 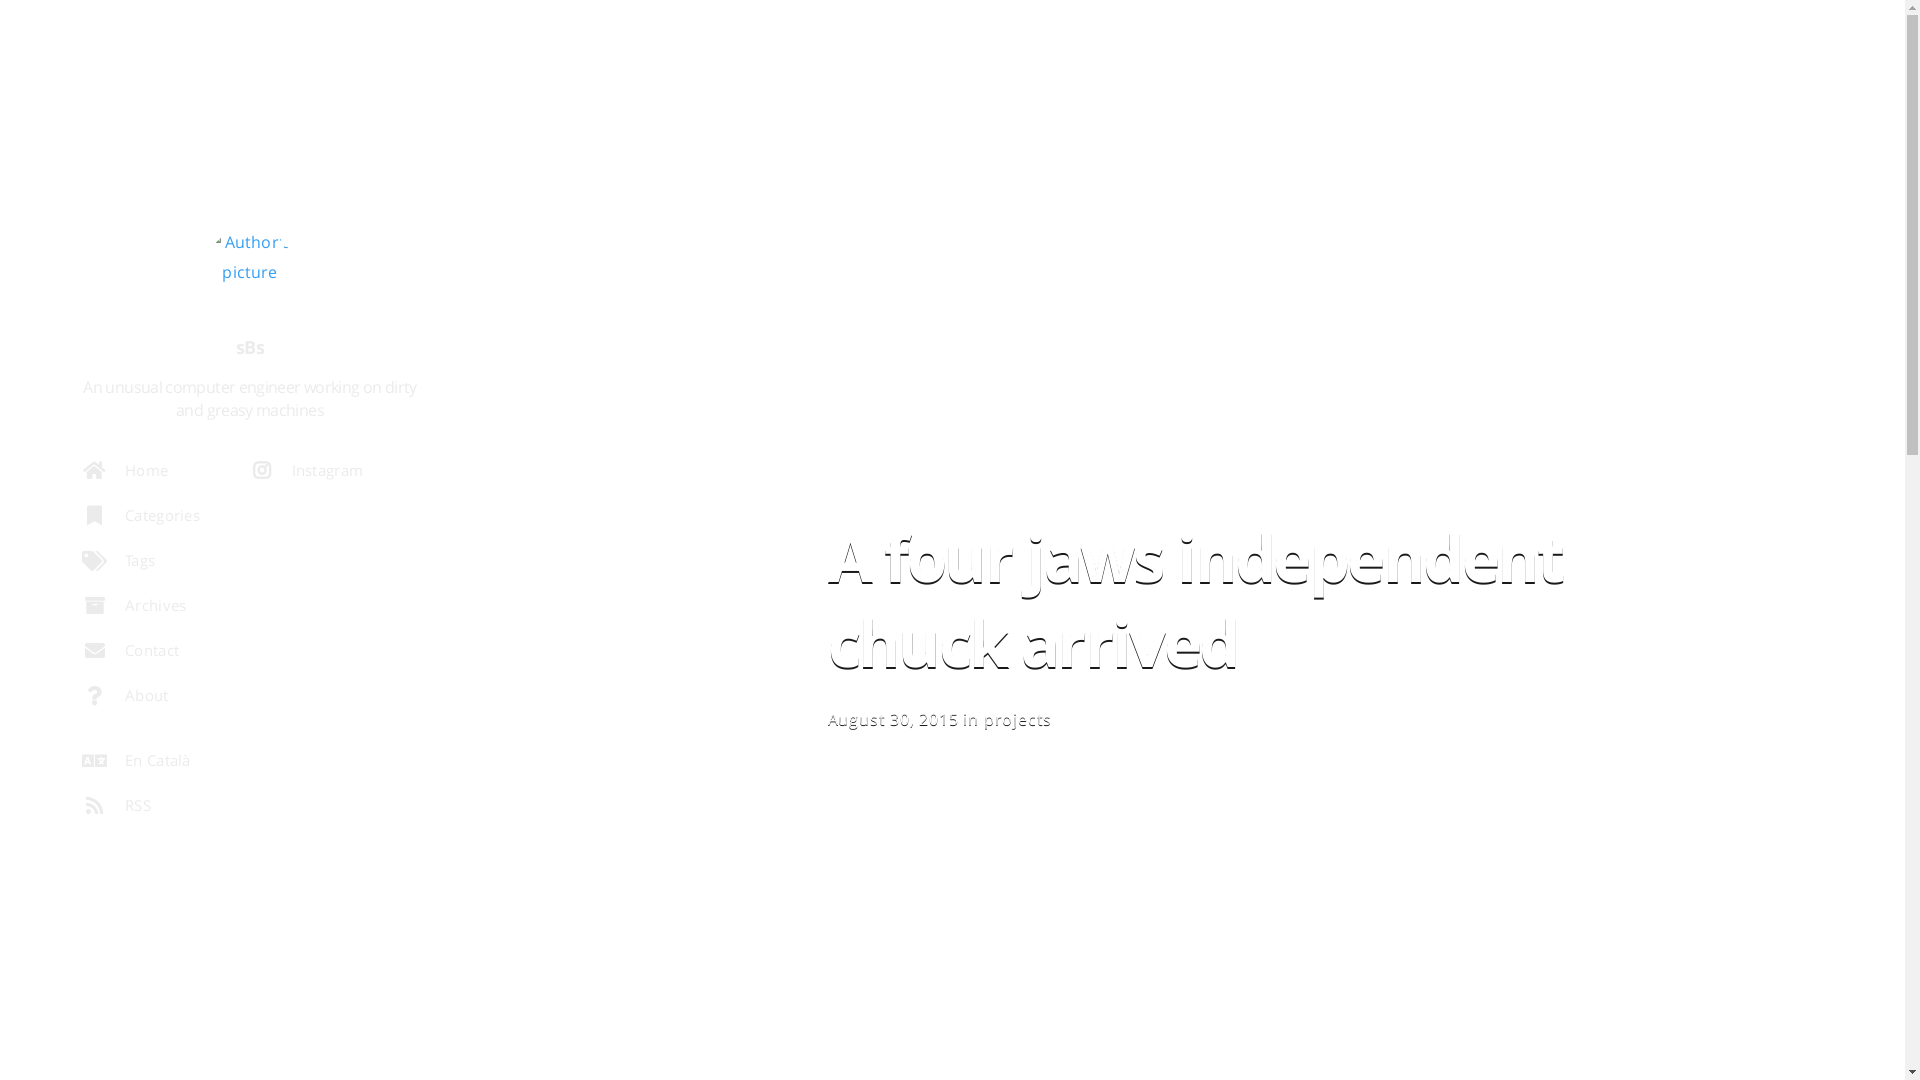 What do you see at coordinates (163, 699) in the screenshot?
I see `'About'` at bounding box center [163, 699].